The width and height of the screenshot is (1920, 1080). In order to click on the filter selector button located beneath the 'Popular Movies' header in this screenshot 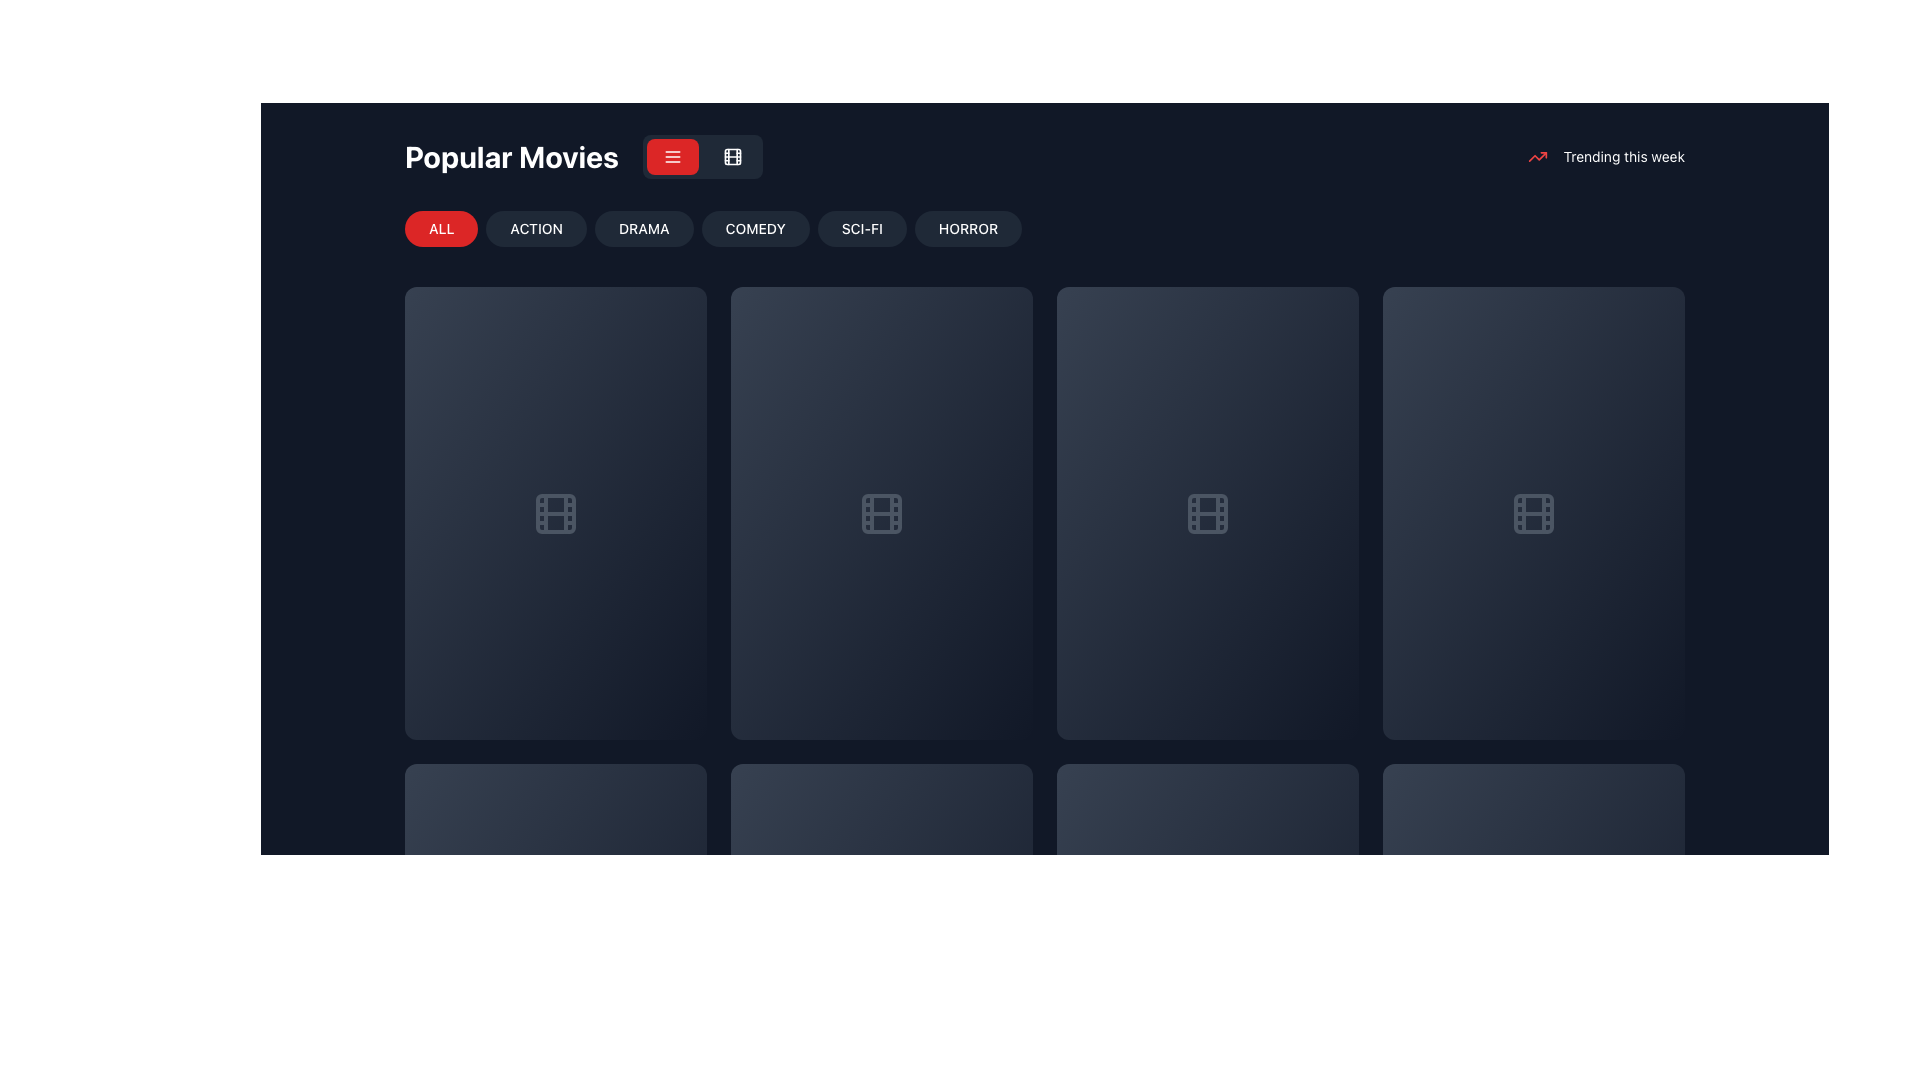, I will do `click(440, 227)`.